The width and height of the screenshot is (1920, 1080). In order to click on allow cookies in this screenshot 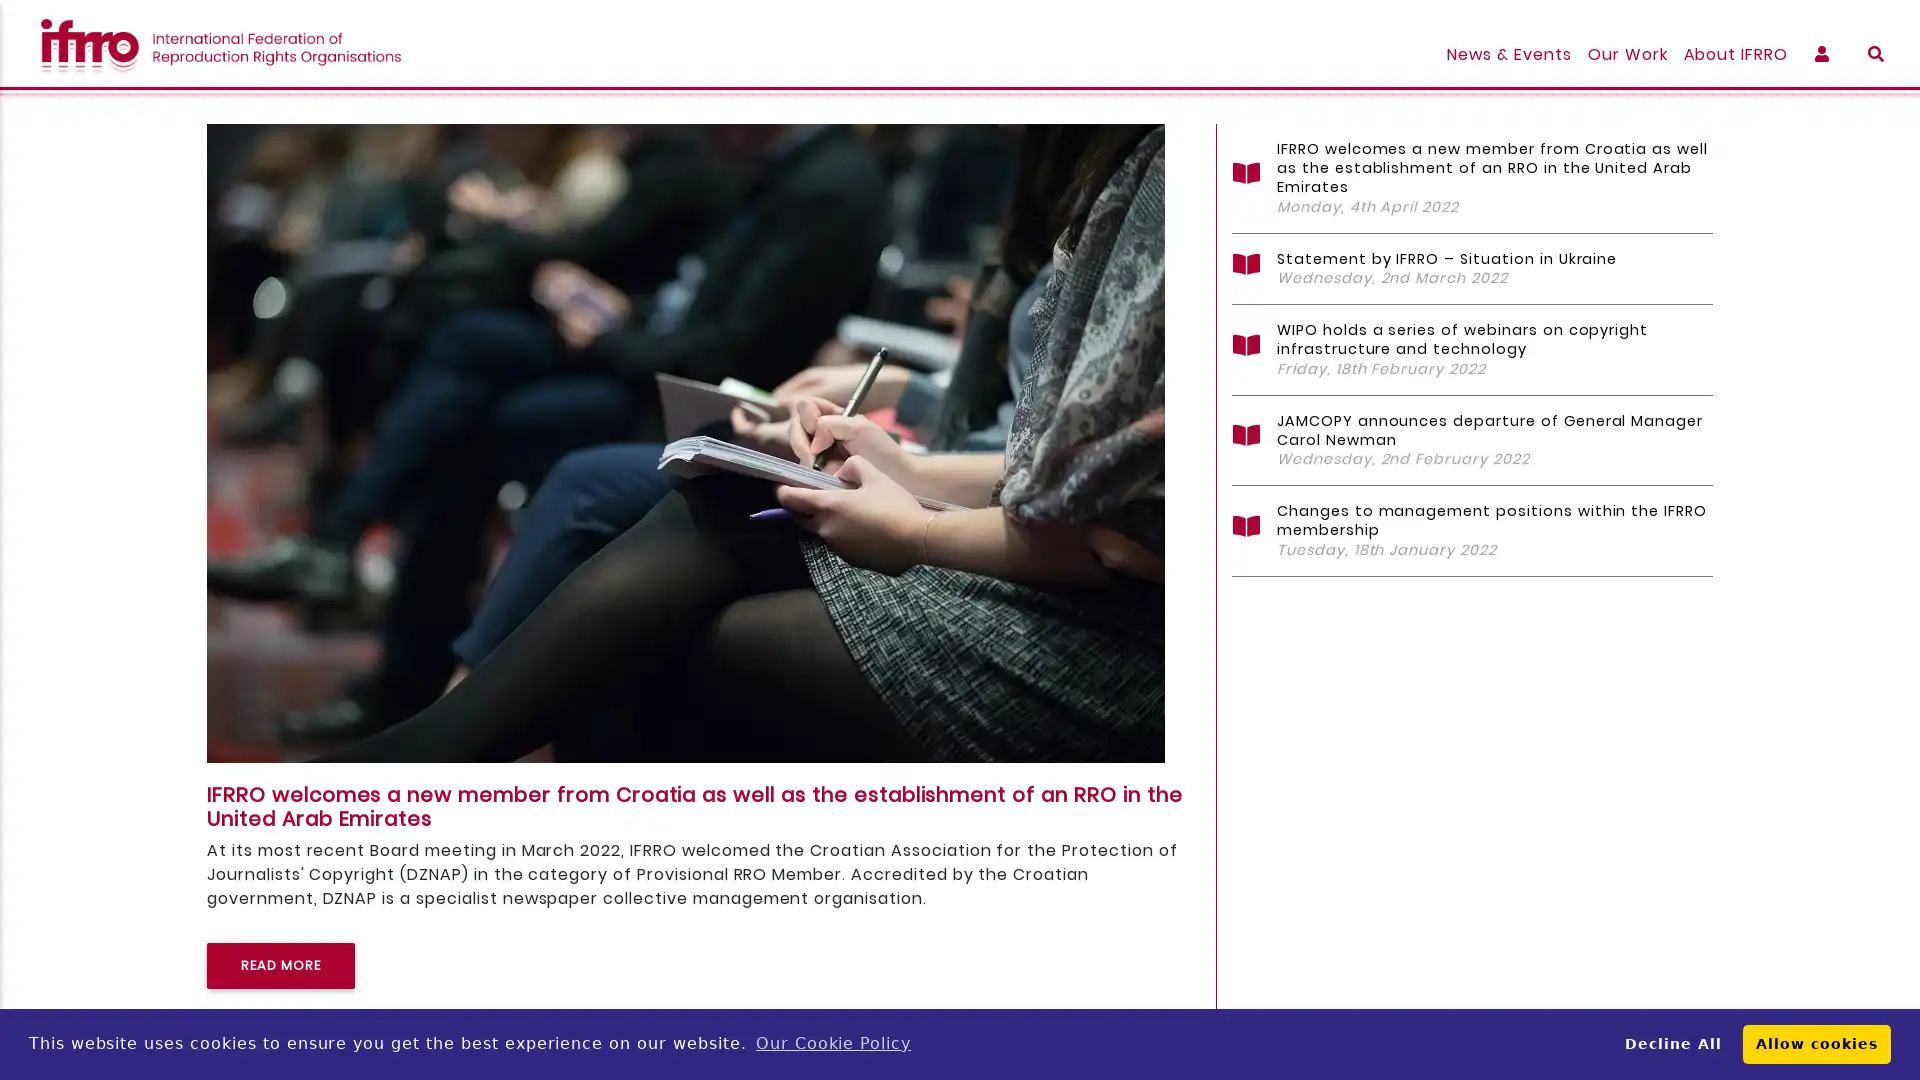, I will do `click(1816, 1043)`.